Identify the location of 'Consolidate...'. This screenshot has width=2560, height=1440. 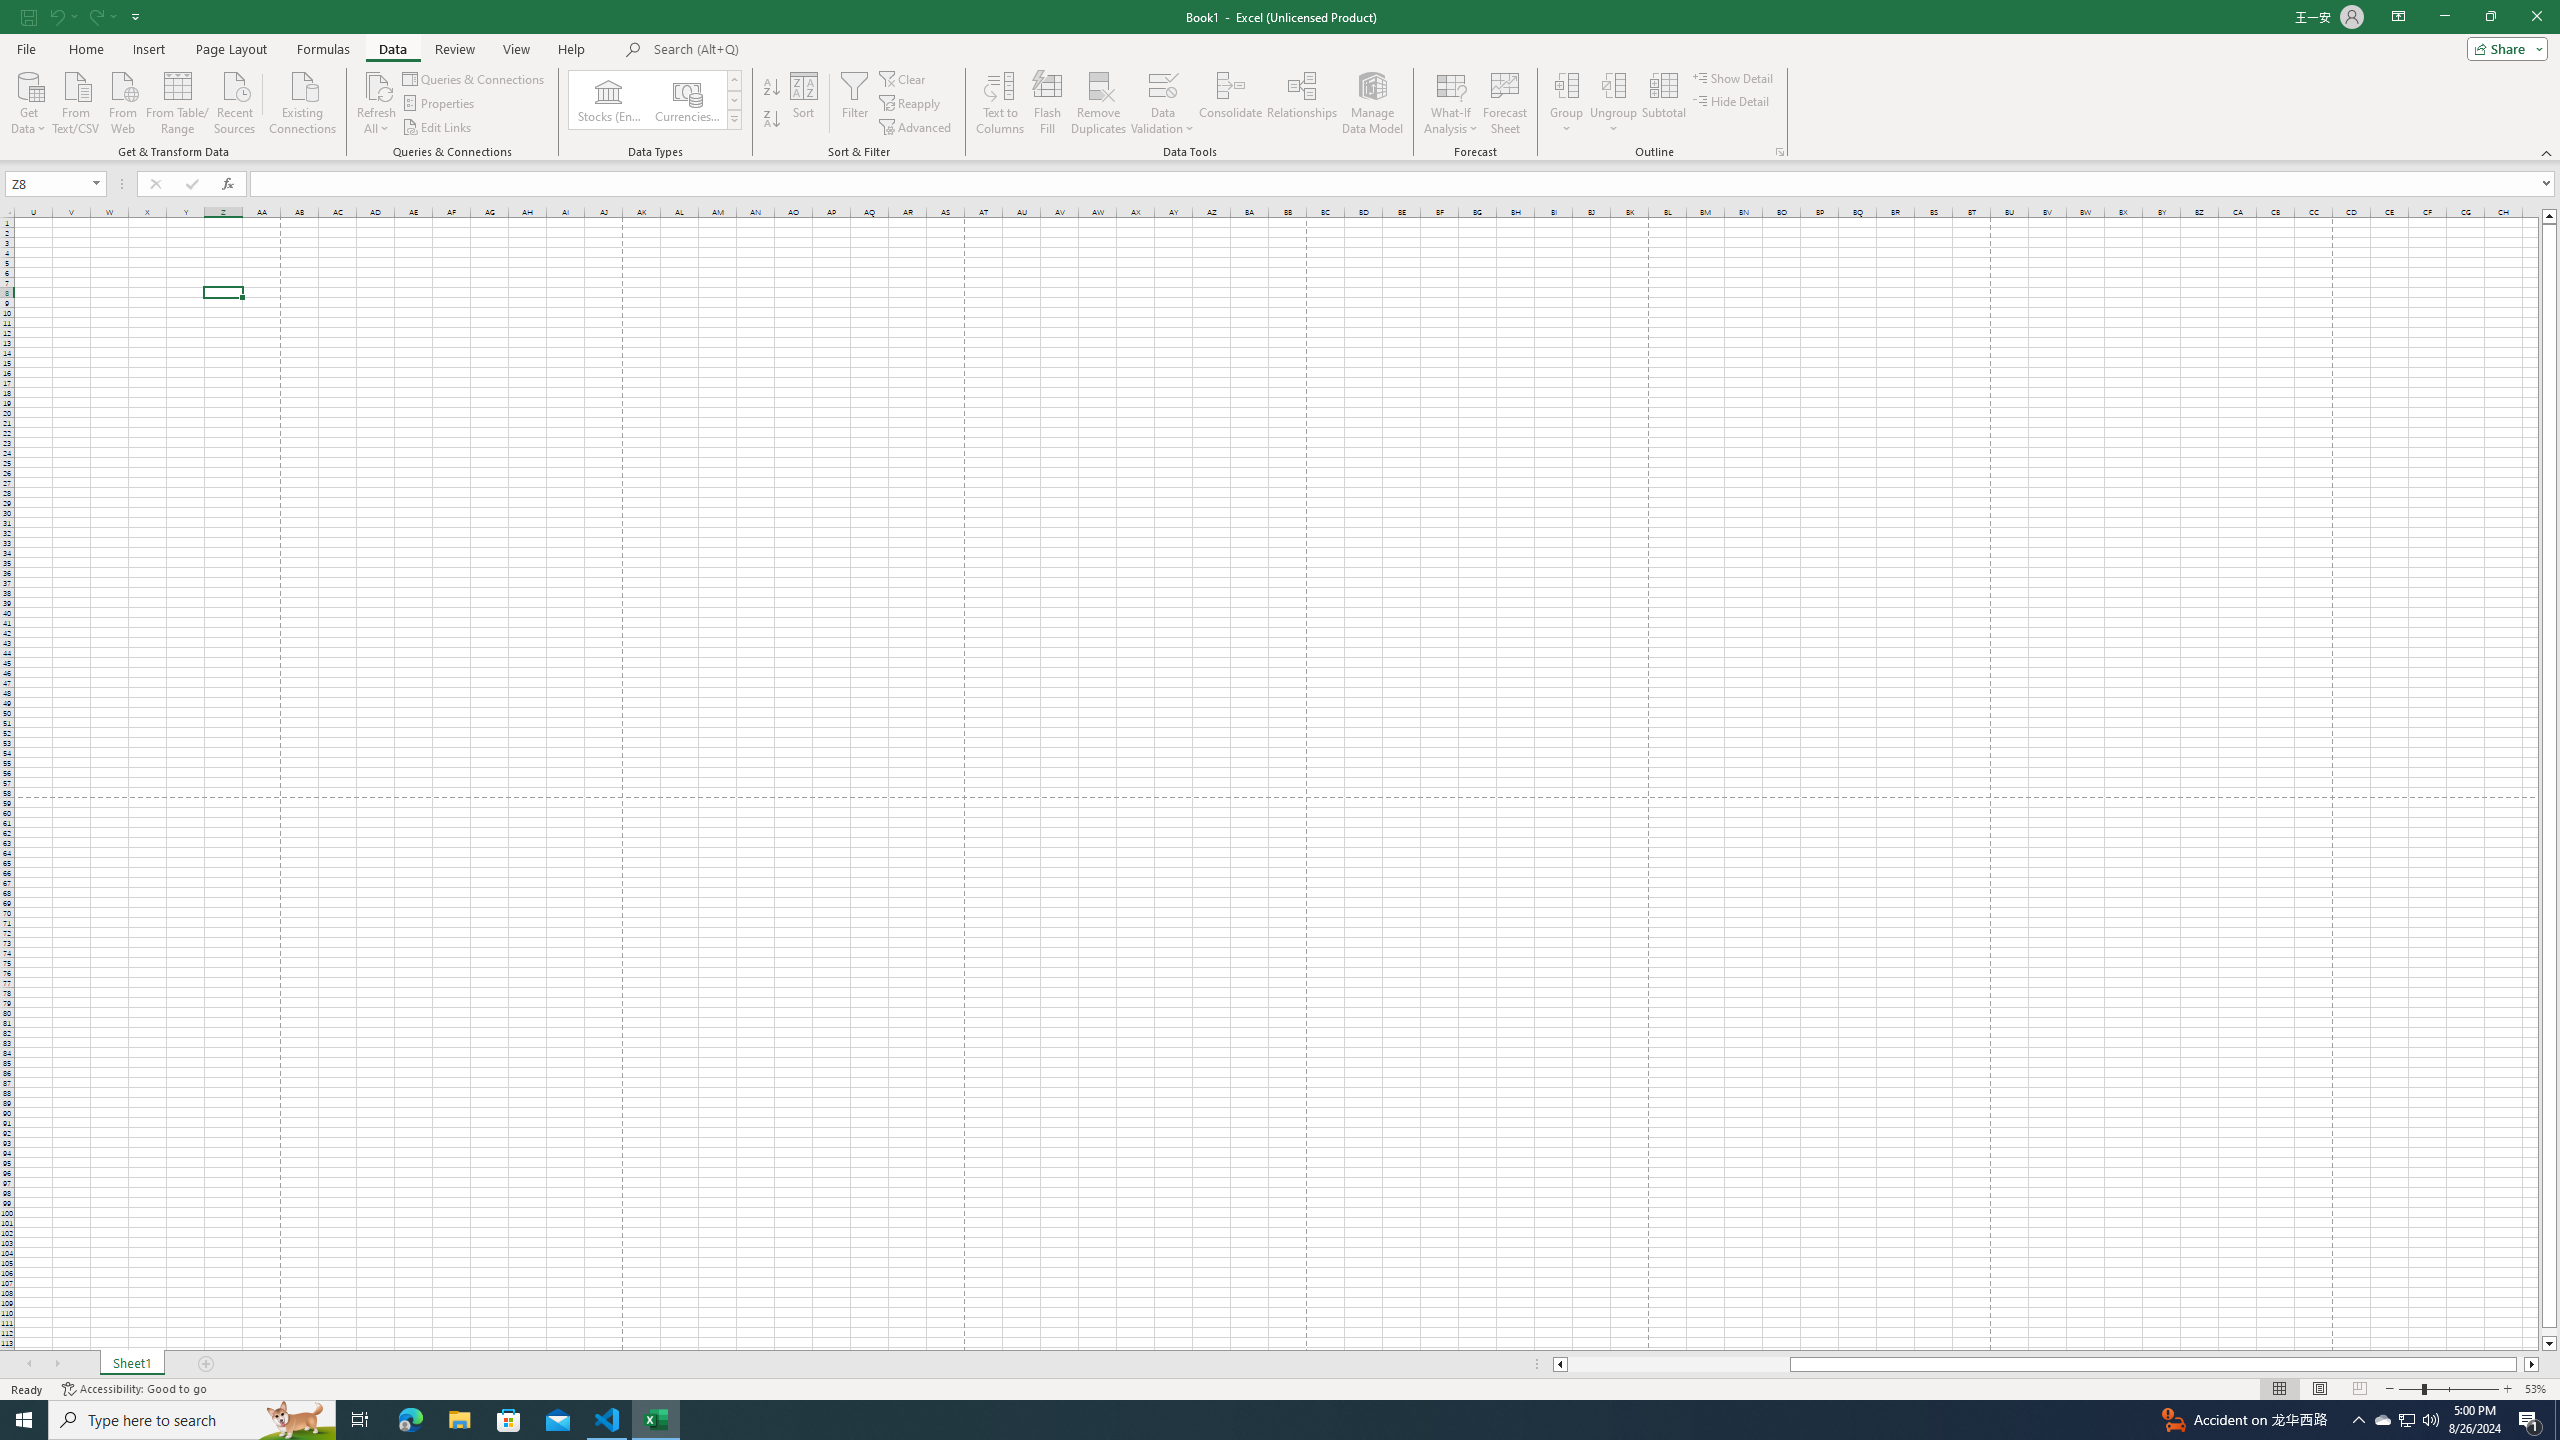
(1231, 103).